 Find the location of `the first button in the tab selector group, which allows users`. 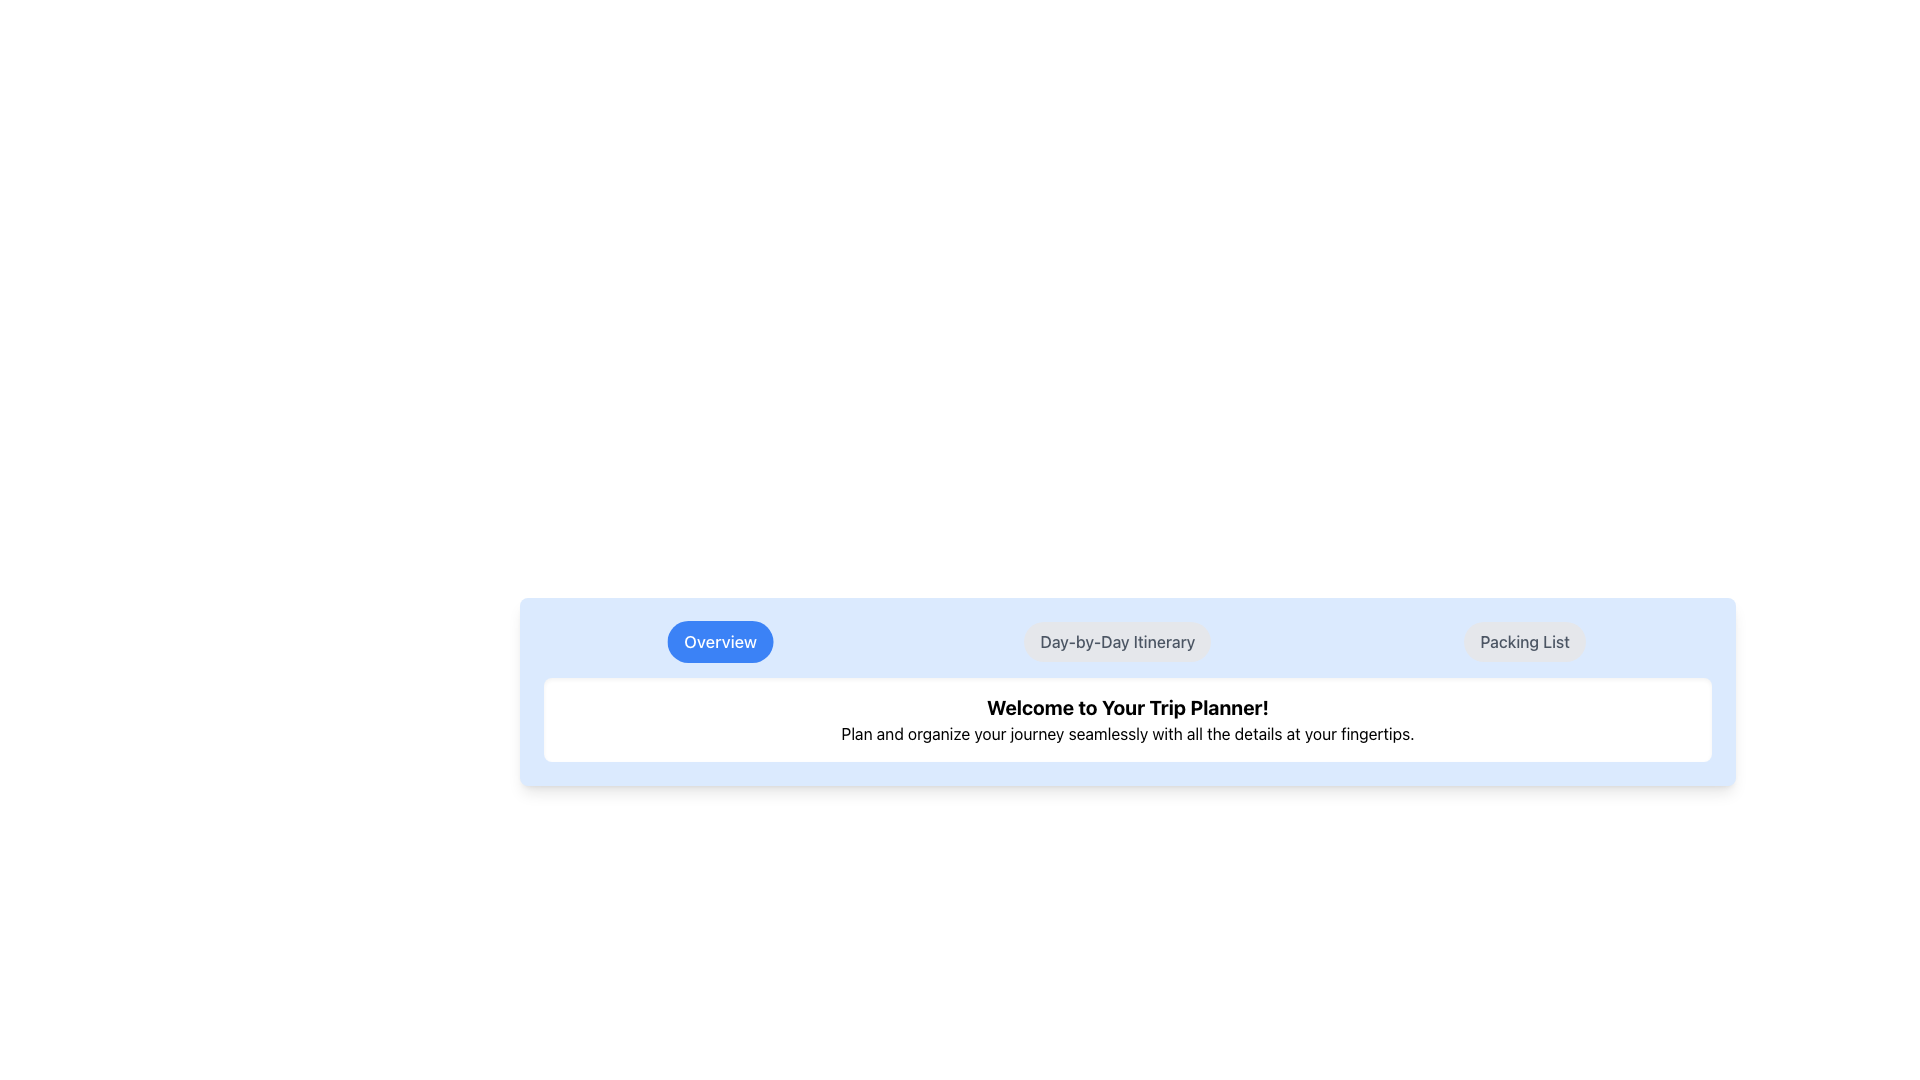

the first button in the tab selector group, which allows users is located at coordinates (720, 641).